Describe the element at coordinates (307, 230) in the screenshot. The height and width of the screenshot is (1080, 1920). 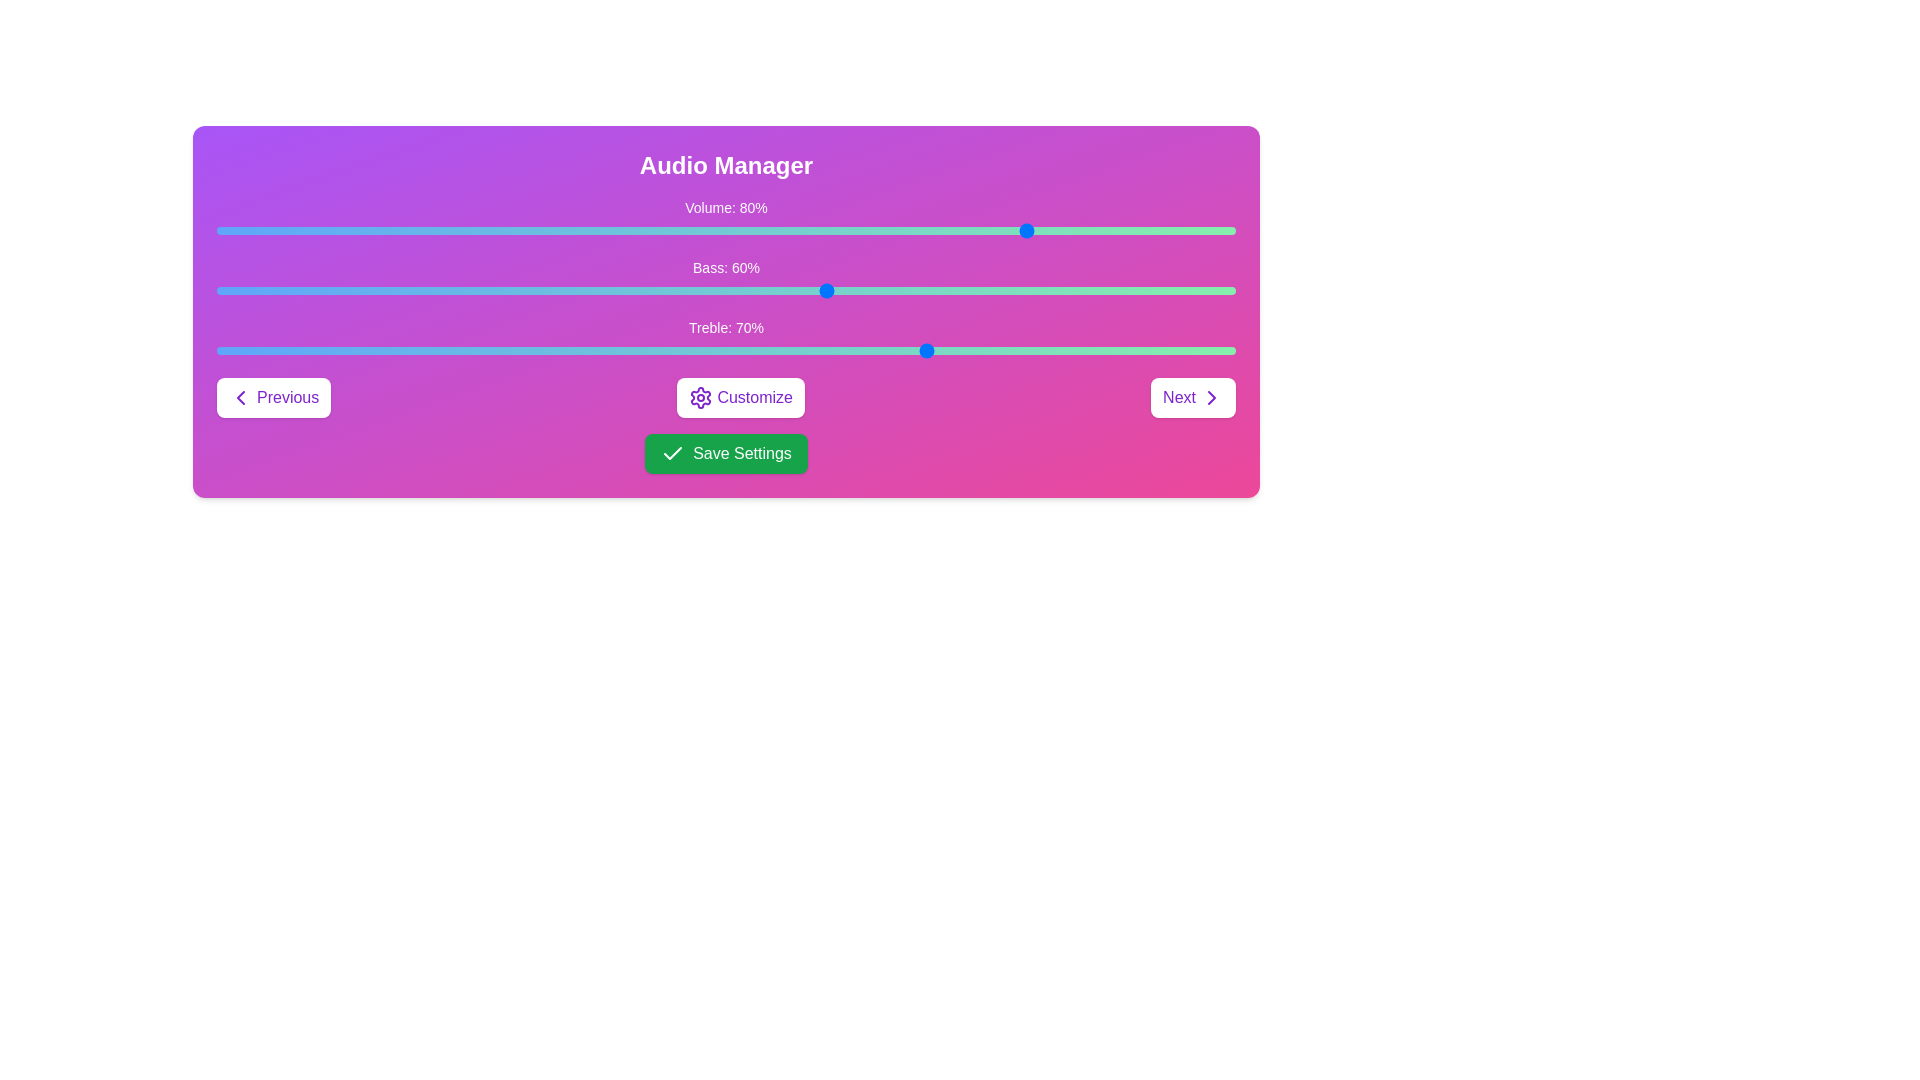
I see `the slider value` at that location.